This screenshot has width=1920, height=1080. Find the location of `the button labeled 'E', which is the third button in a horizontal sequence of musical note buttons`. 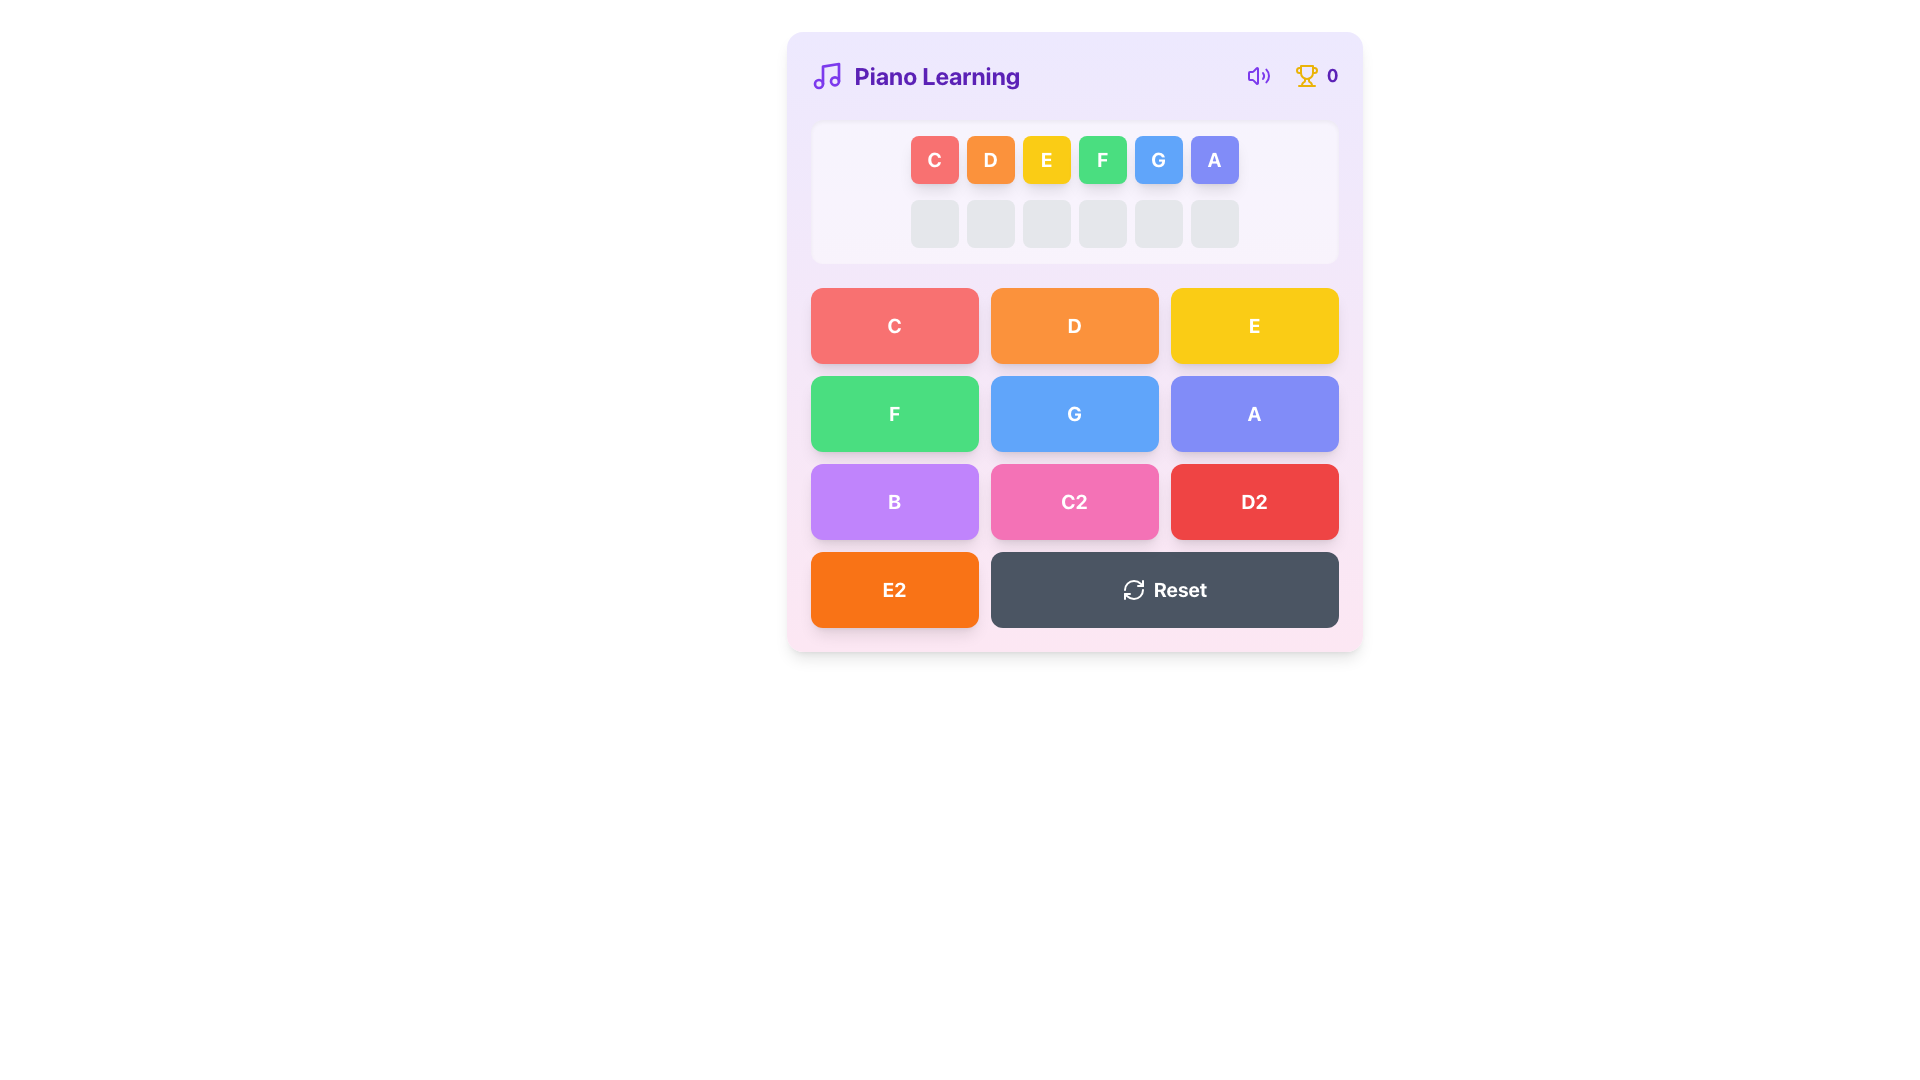

the button labeled 'E', which is the third button in a horizontal sequence of musical note buttons is located at coordinates (1045, 158).